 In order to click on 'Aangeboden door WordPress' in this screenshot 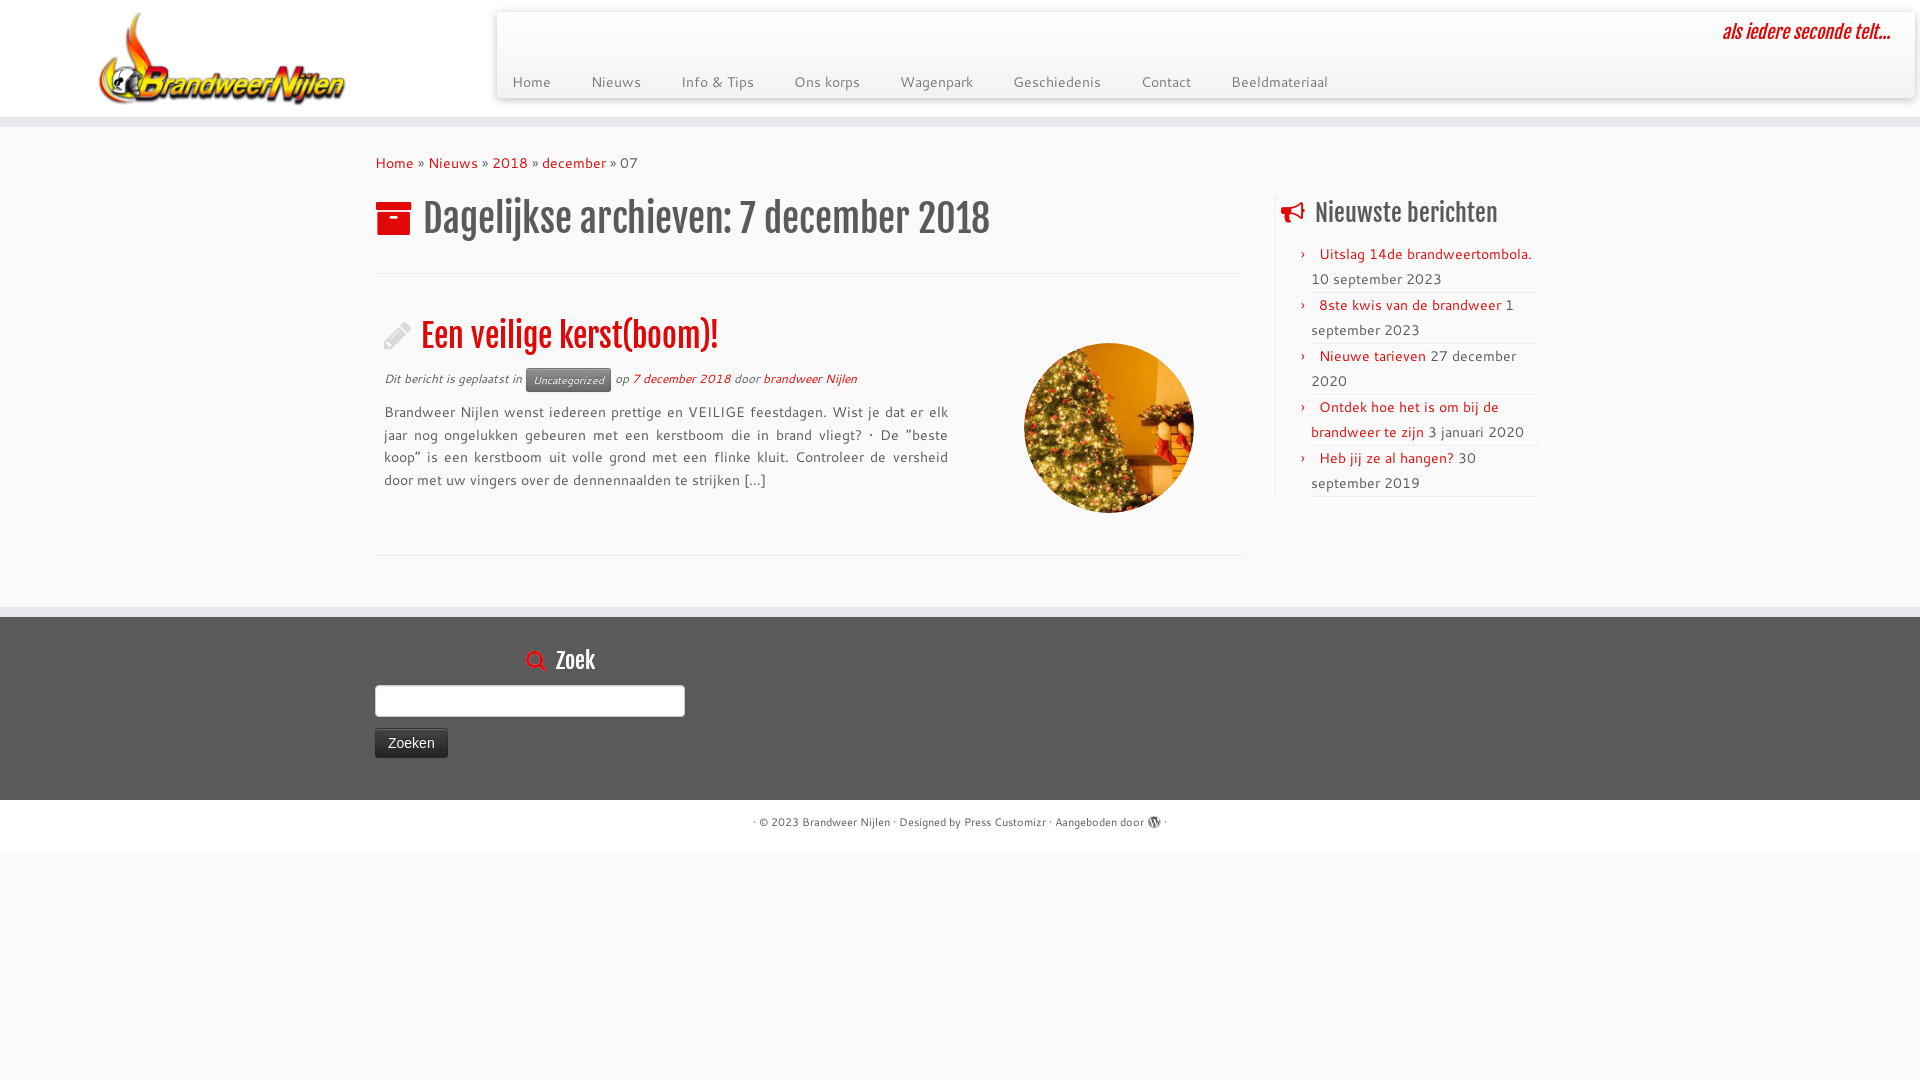, I will do `click(1153, 817)`.